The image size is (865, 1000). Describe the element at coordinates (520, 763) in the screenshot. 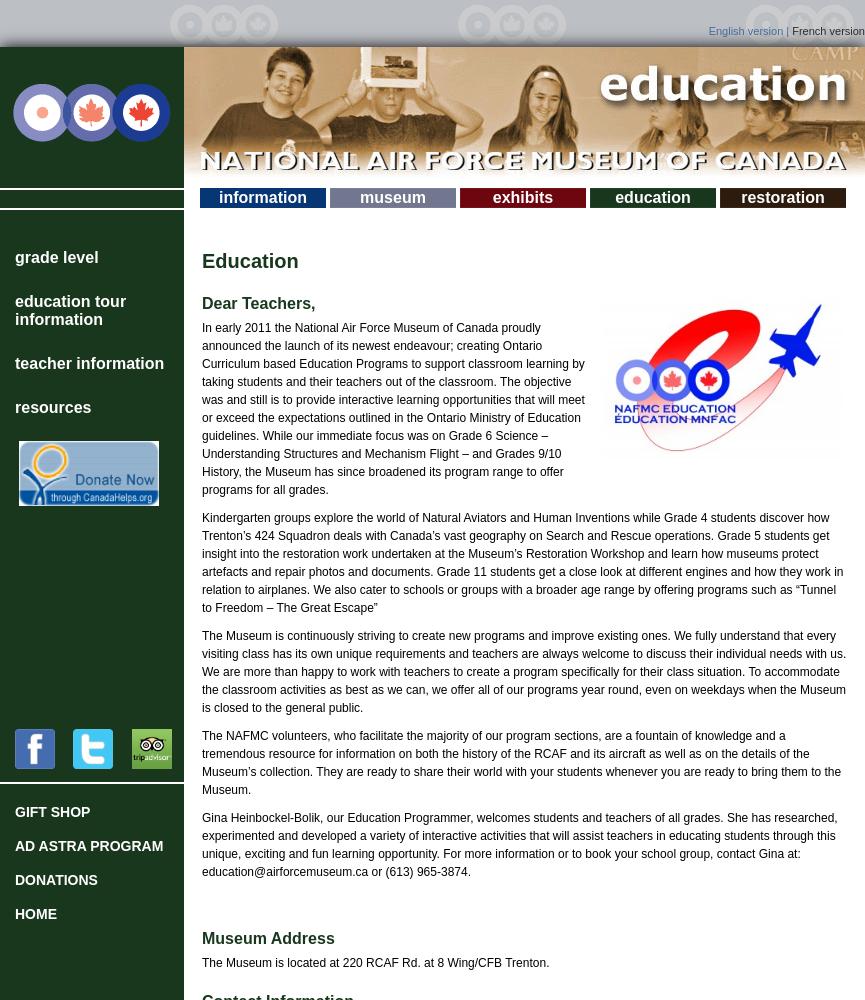

I see `'The NAFMC volunteers, who facilitate the majority of our program sections, are a fountain of knowledge and a tremendous resource for information on both the history of the RCAF and its aircraft as well as on the details of the Museum’s collection. They are ready to share their world with your students whenever you are ready to bring them to the Museum.'` at that location.